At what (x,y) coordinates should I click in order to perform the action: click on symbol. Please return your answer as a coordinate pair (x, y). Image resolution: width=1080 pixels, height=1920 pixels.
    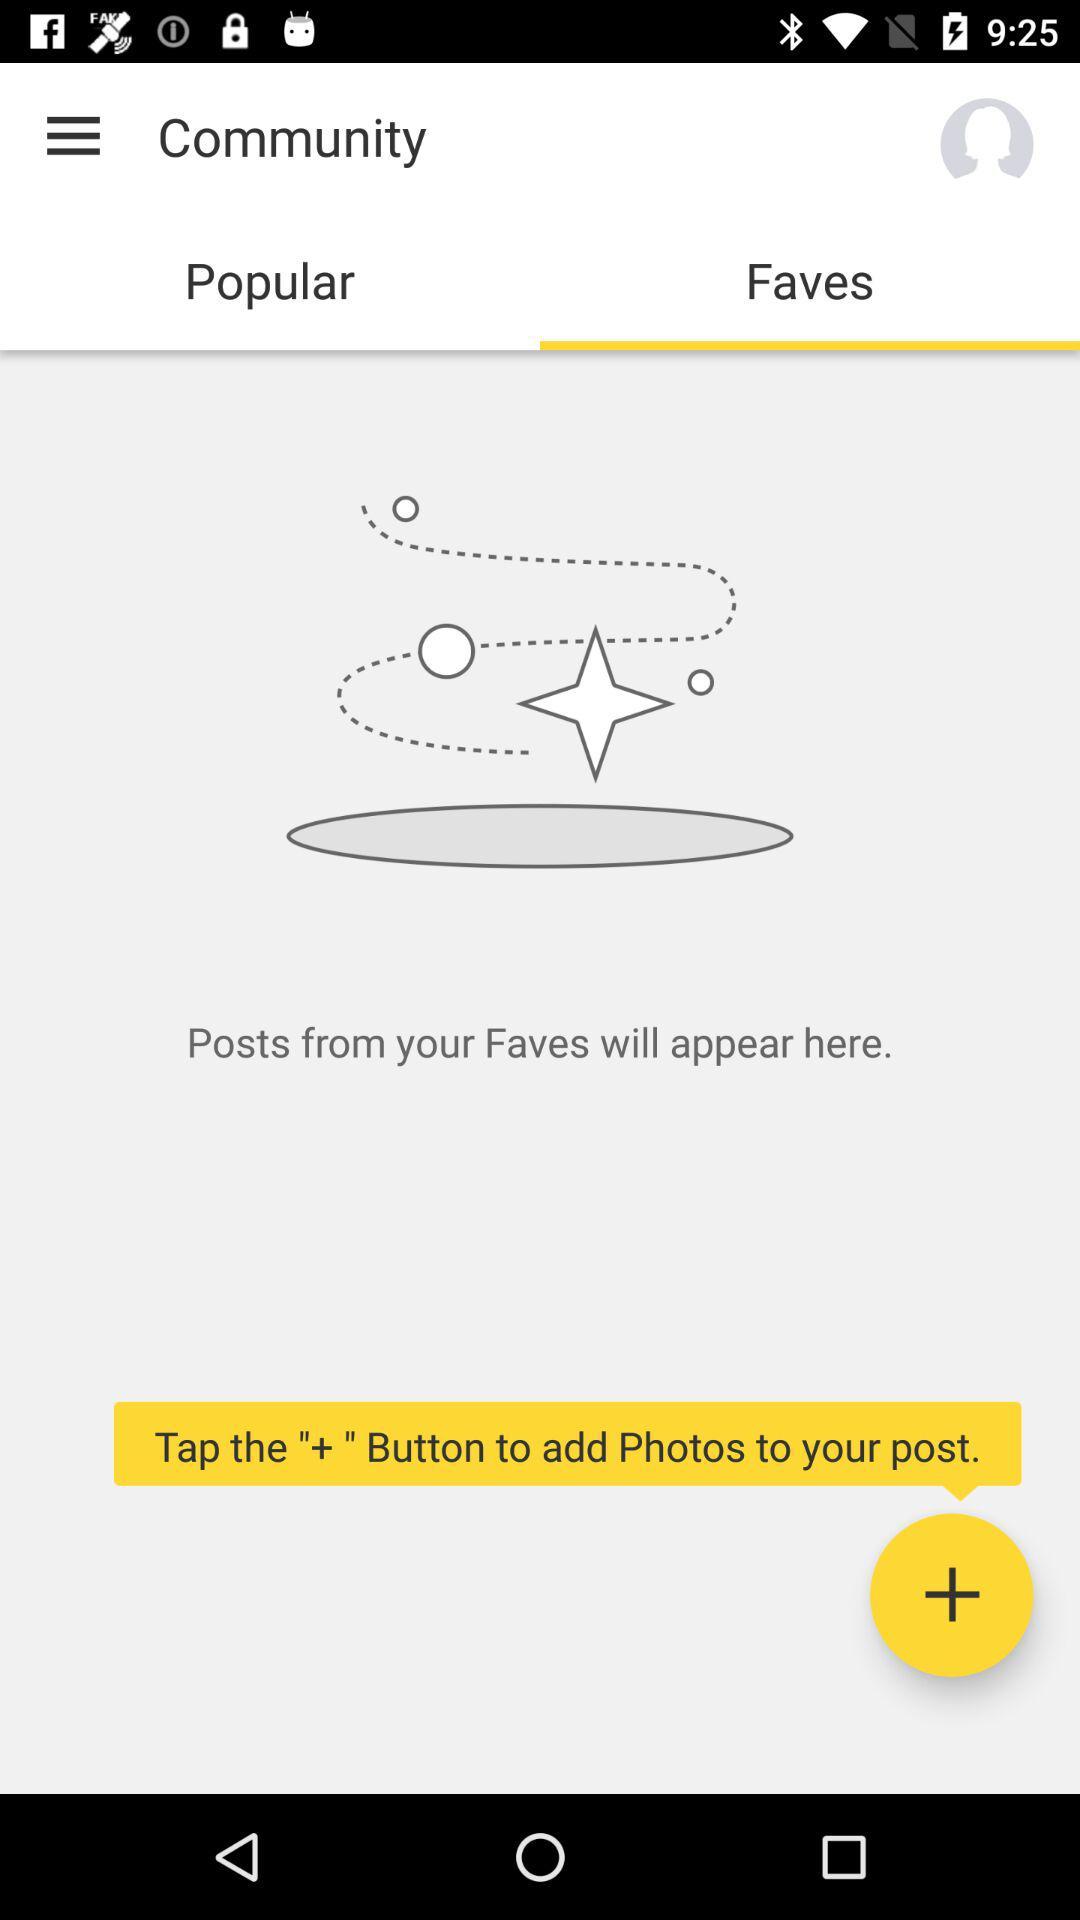
    Looking at the image, I should click on (950, 1594).